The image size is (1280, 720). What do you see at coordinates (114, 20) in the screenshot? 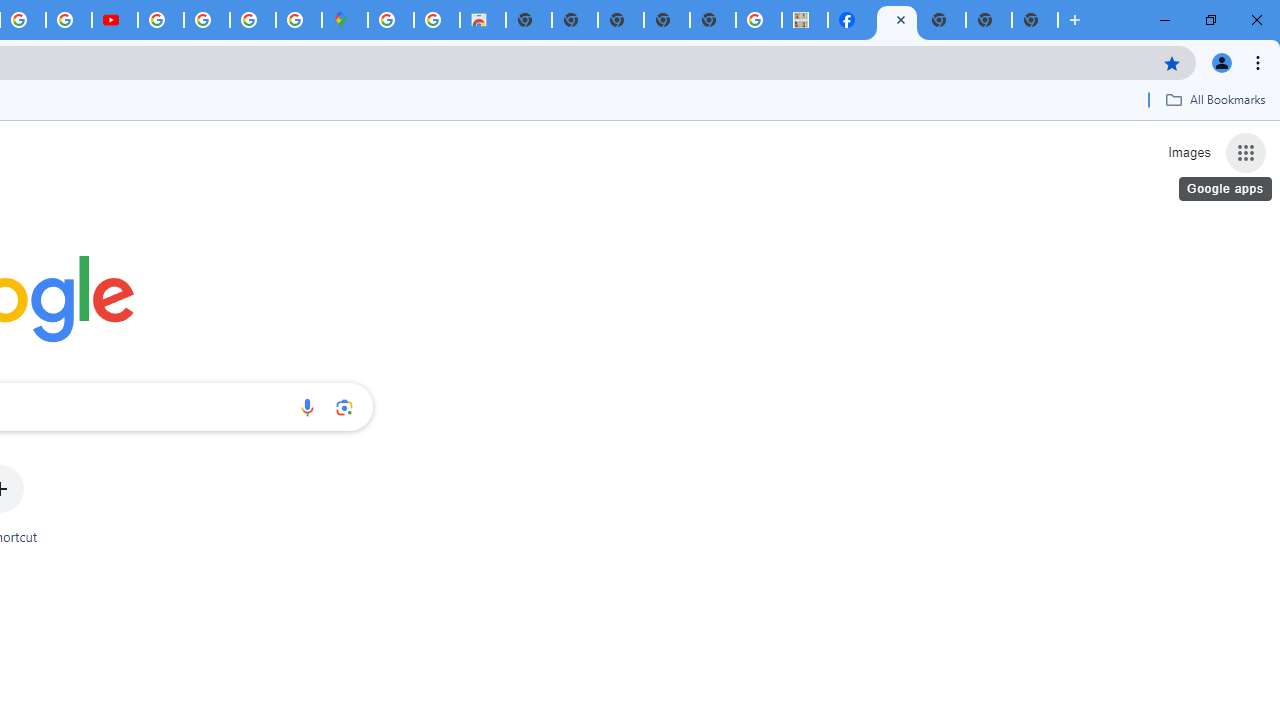
I see `'Subscriptions - YouTube'` at bounding box center [114, 20].